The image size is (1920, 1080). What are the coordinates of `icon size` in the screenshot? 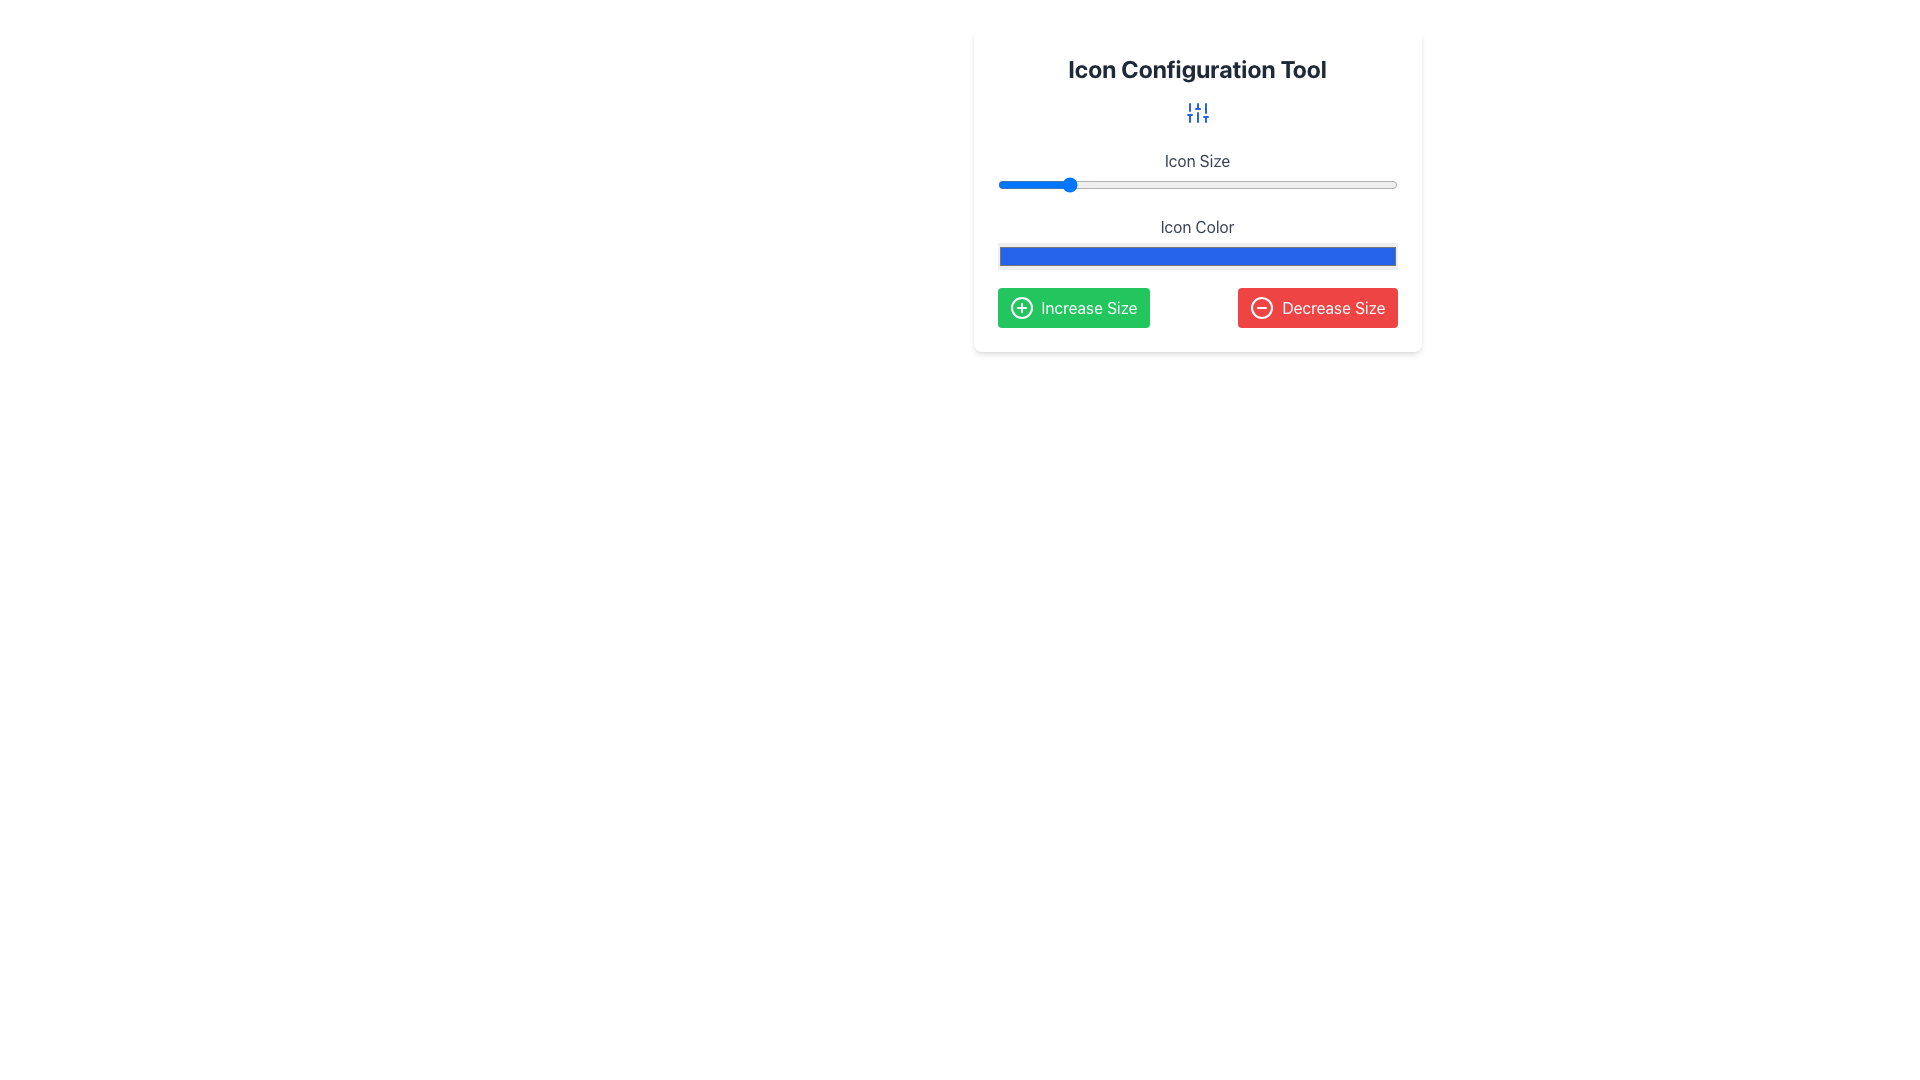 It's located at (1189, 185).